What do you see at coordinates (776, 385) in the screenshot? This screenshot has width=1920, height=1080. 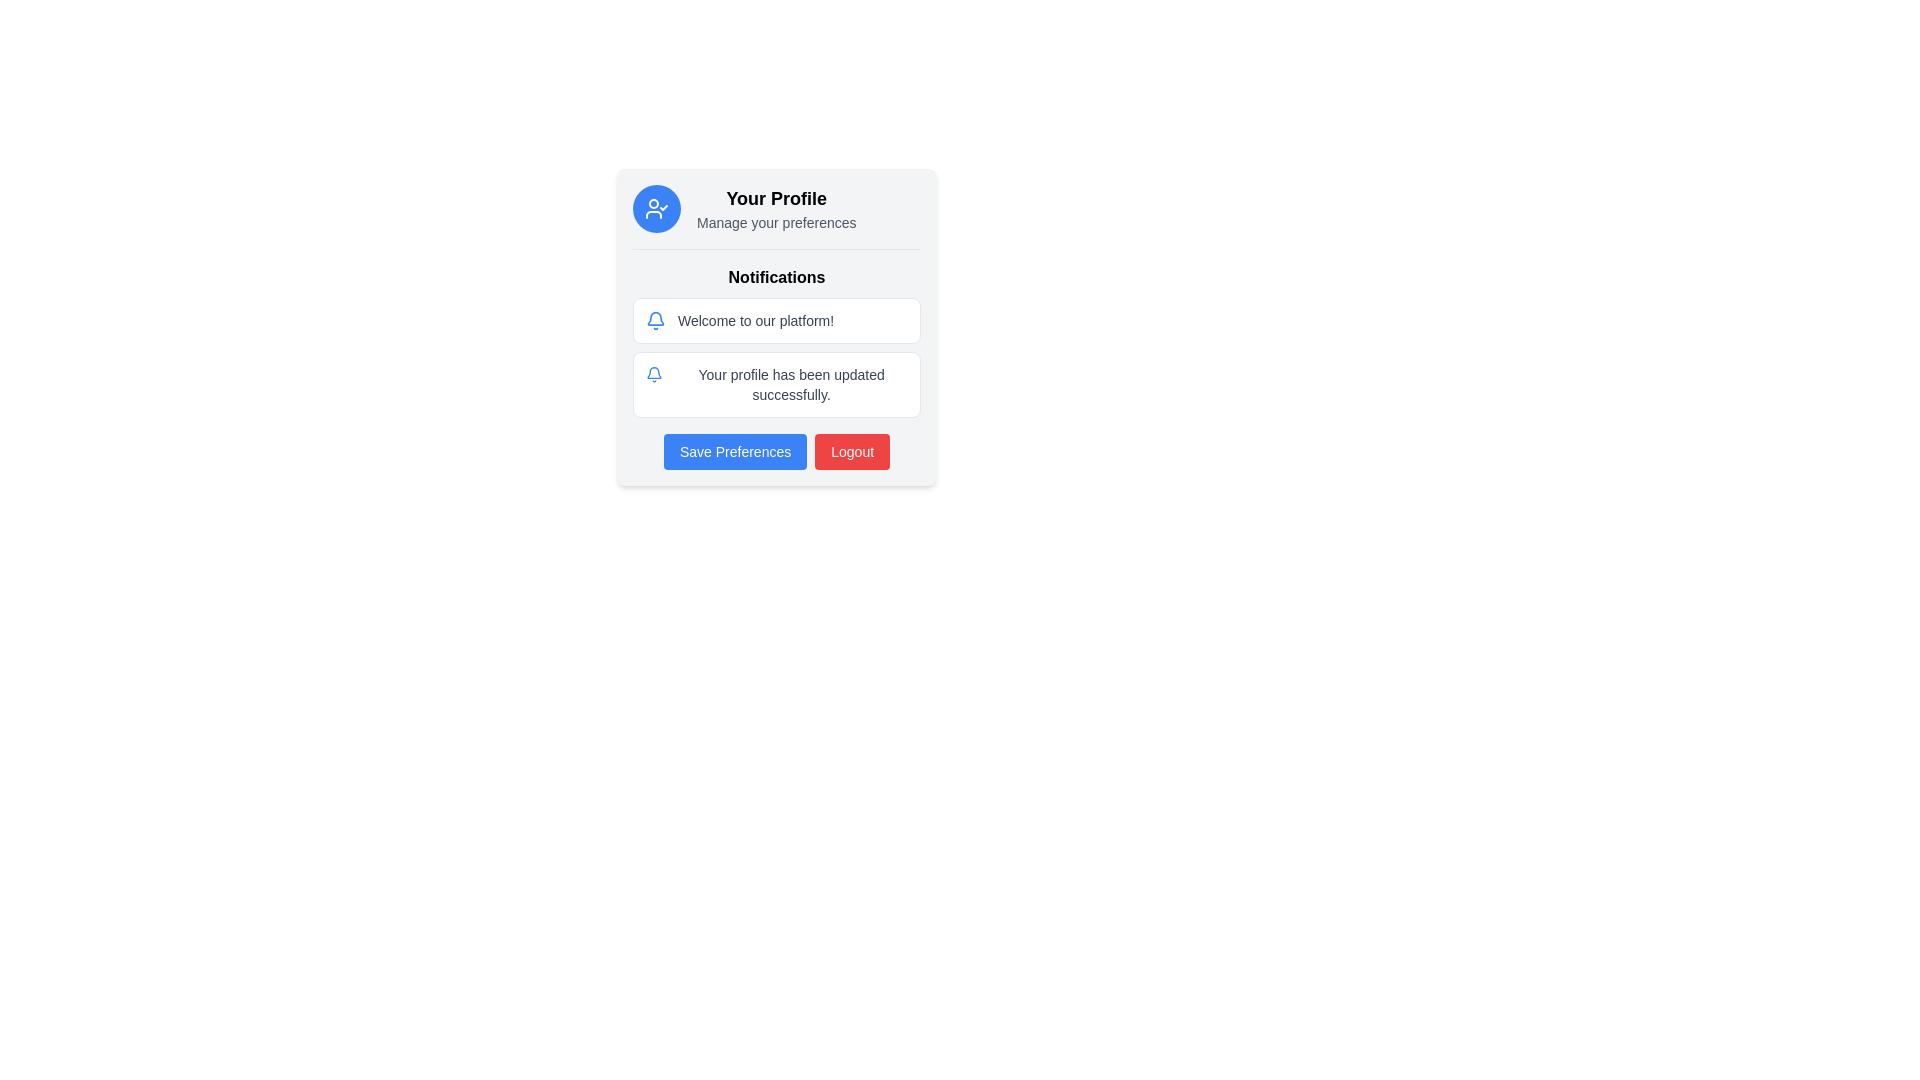 I see `the notification element styled as a rounded rectangle with a white background, which contains a blue bell icon and the text 'Your profile has been updated successfully.'` at bounding box center [776, 385].